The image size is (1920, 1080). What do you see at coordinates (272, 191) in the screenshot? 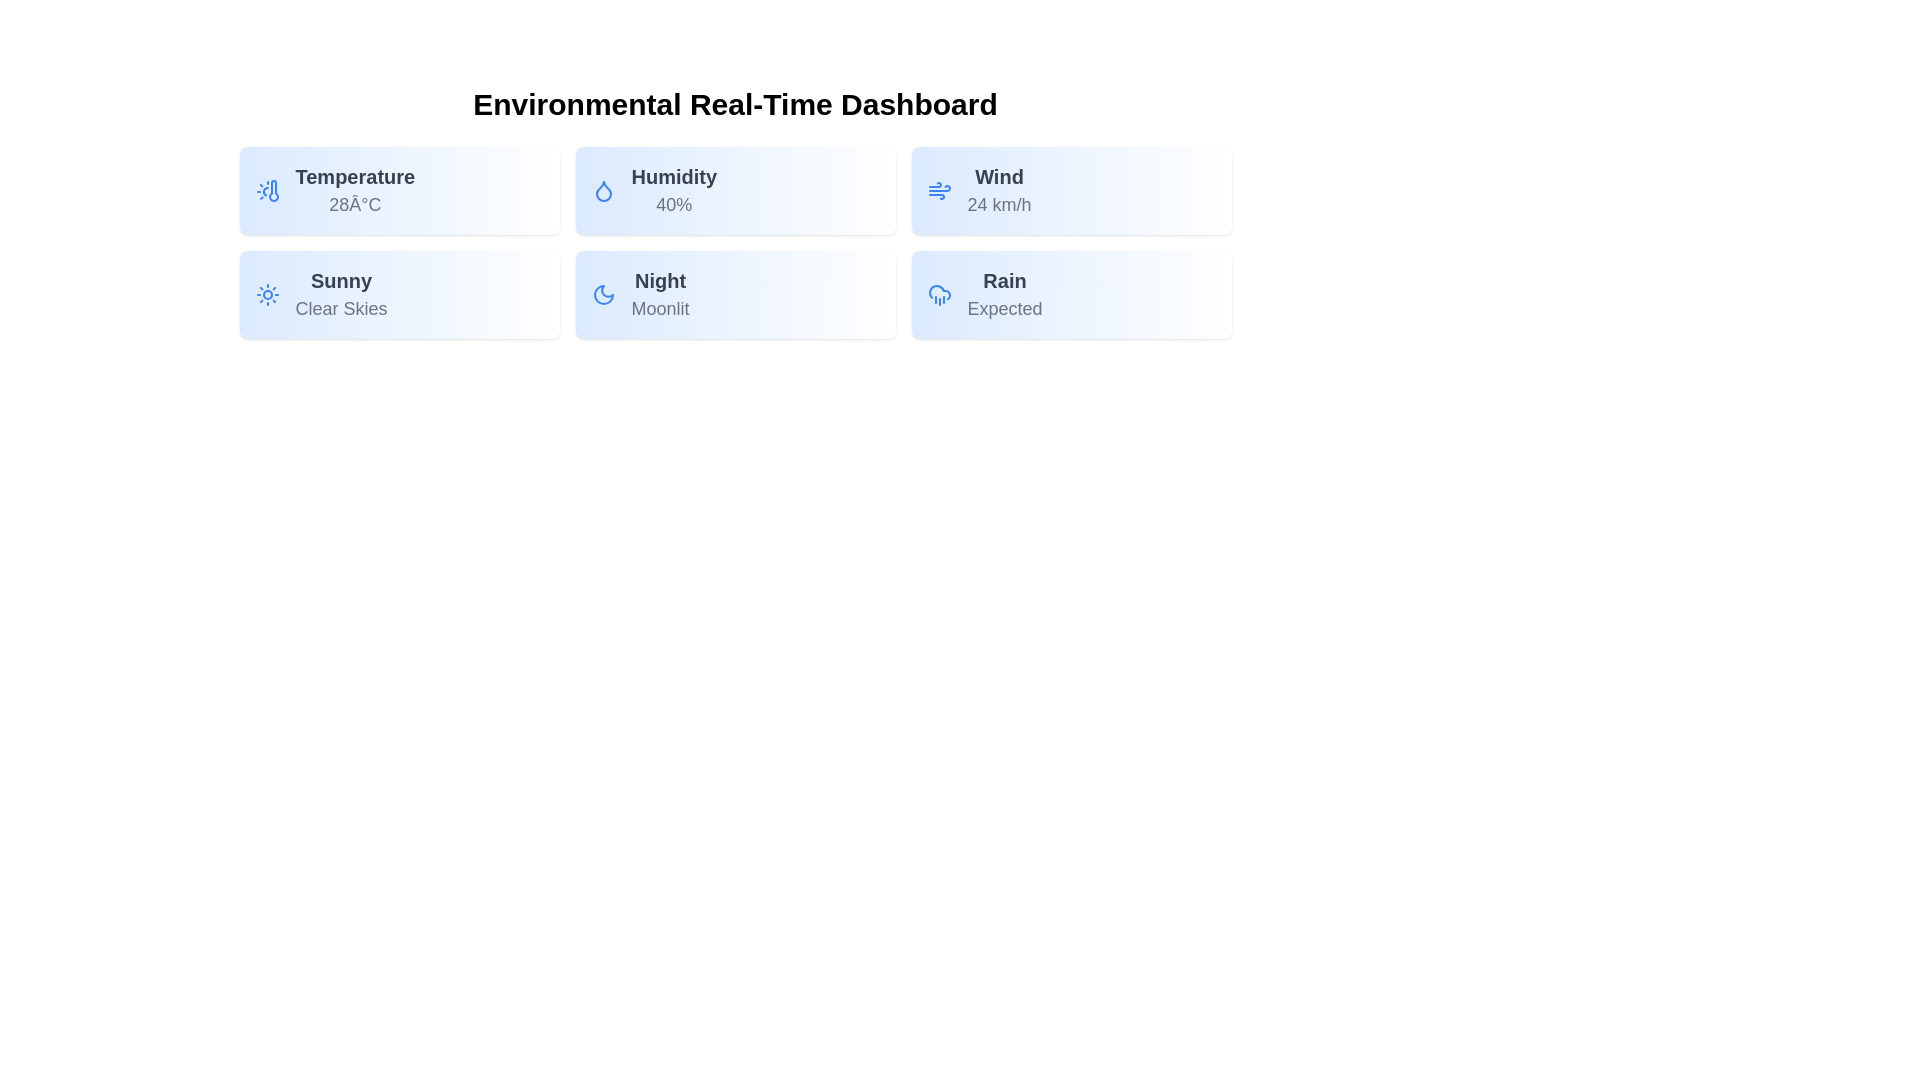
I see `the thermometer icon component located on the leftmost side of the top row of the dashboard, which represents temperature data` at bounding box center [272, 191].